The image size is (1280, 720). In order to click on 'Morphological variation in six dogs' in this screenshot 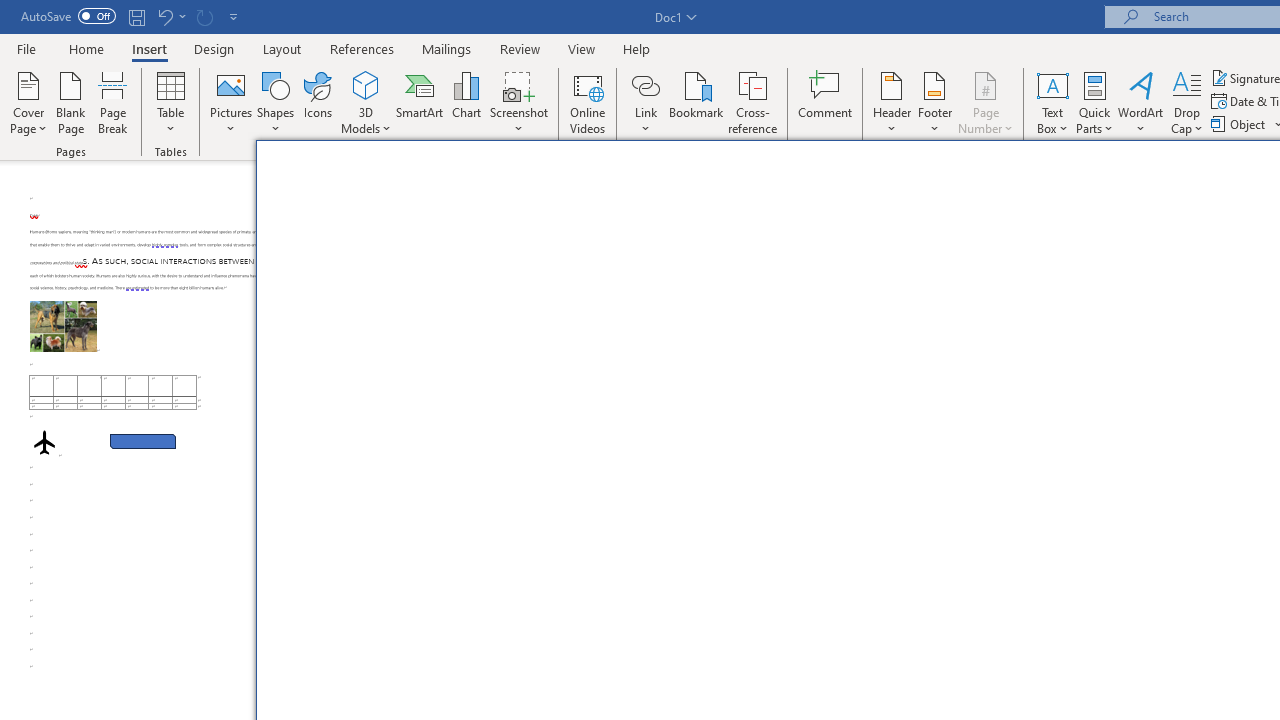, I will do `click(63, 325)`.